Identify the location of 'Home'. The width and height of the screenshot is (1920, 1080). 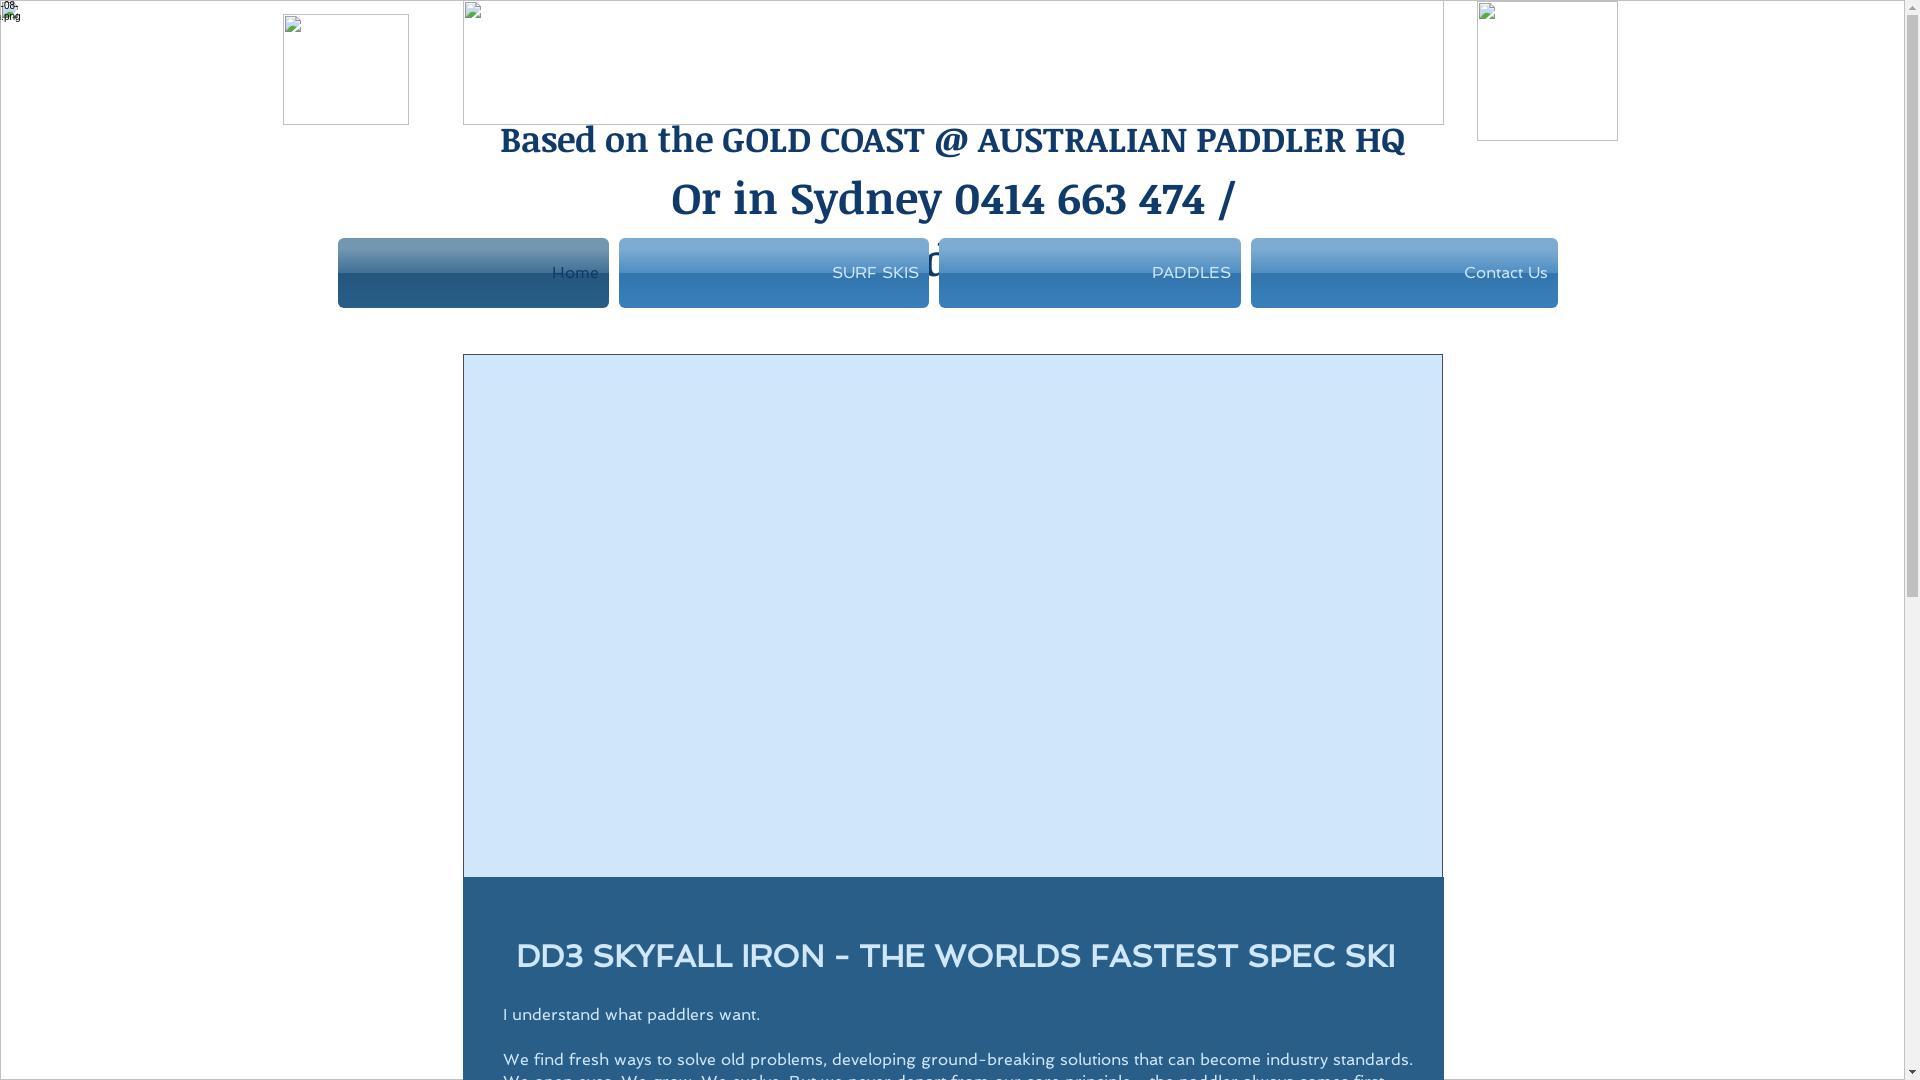
(474, 273).